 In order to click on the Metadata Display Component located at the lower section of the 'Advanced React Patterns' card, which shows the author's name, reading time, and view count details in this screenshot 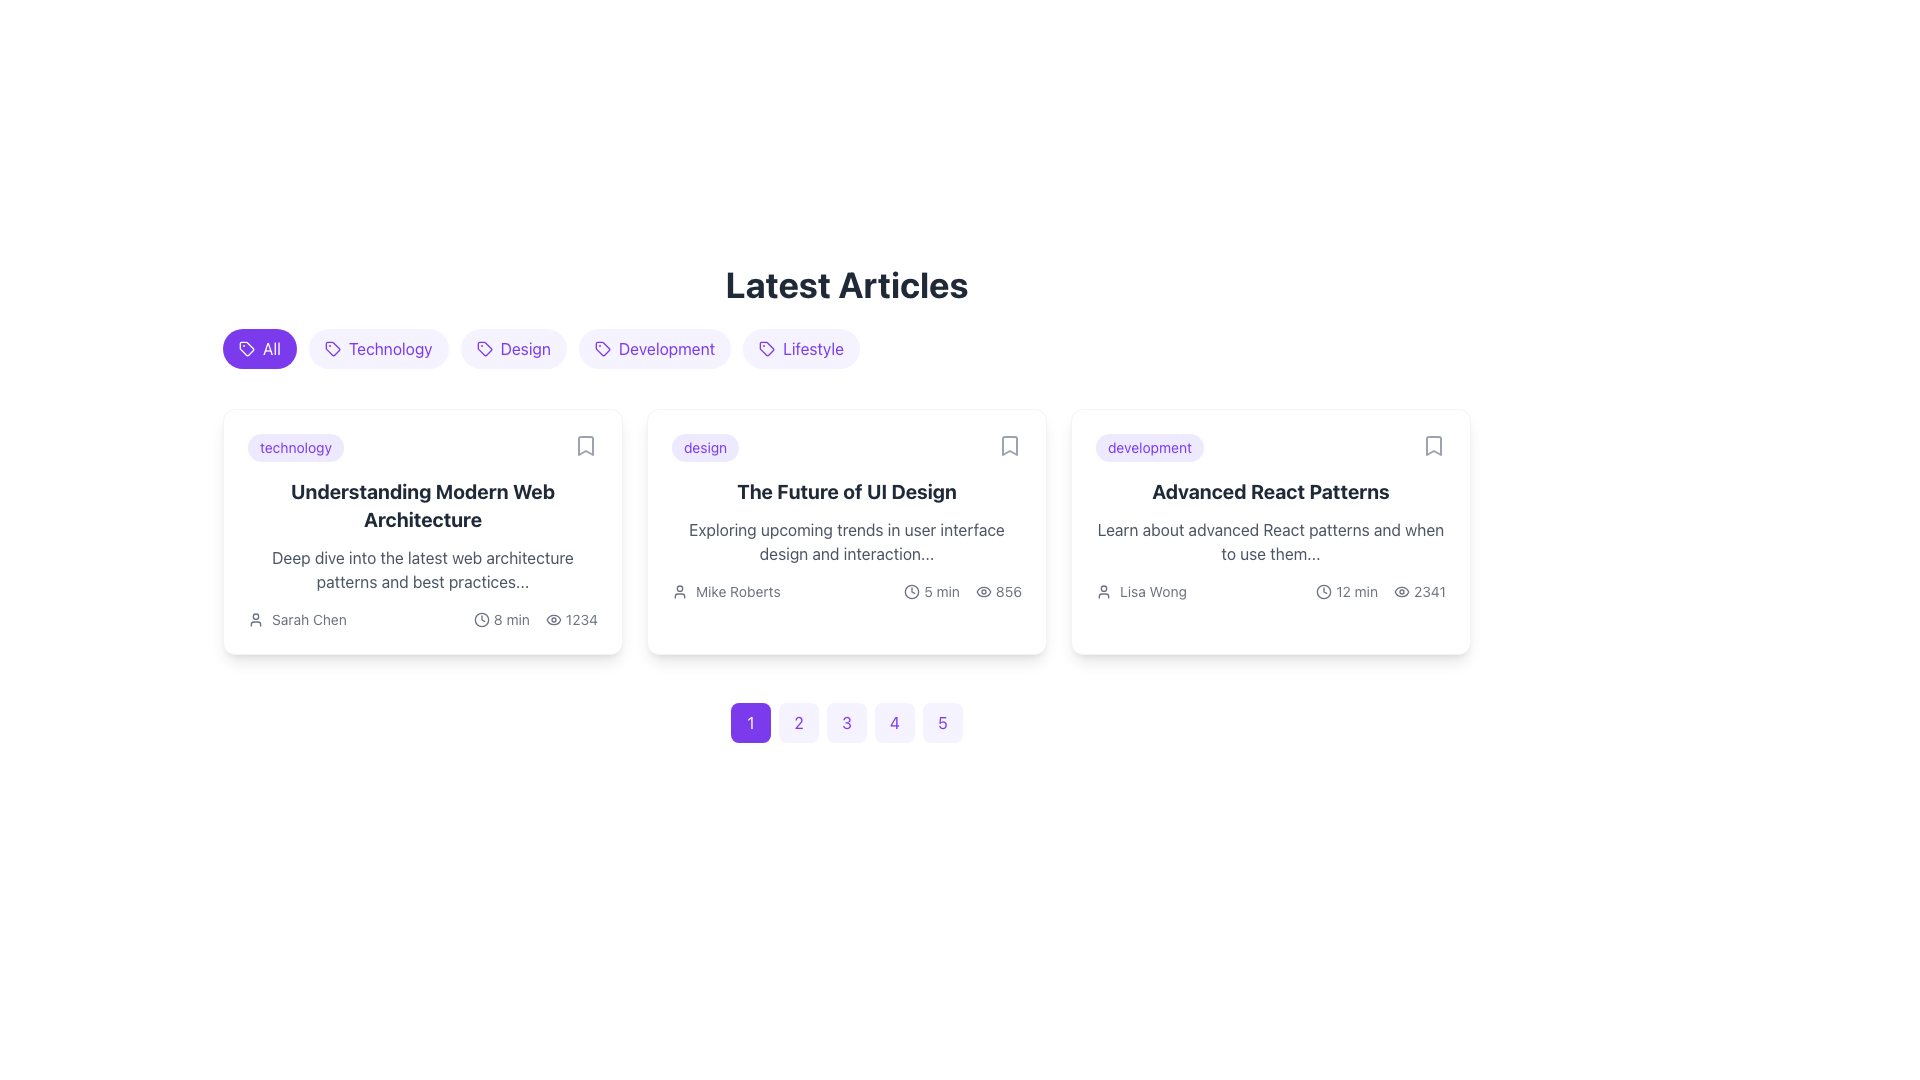, I will do `click(1270, 590)`.